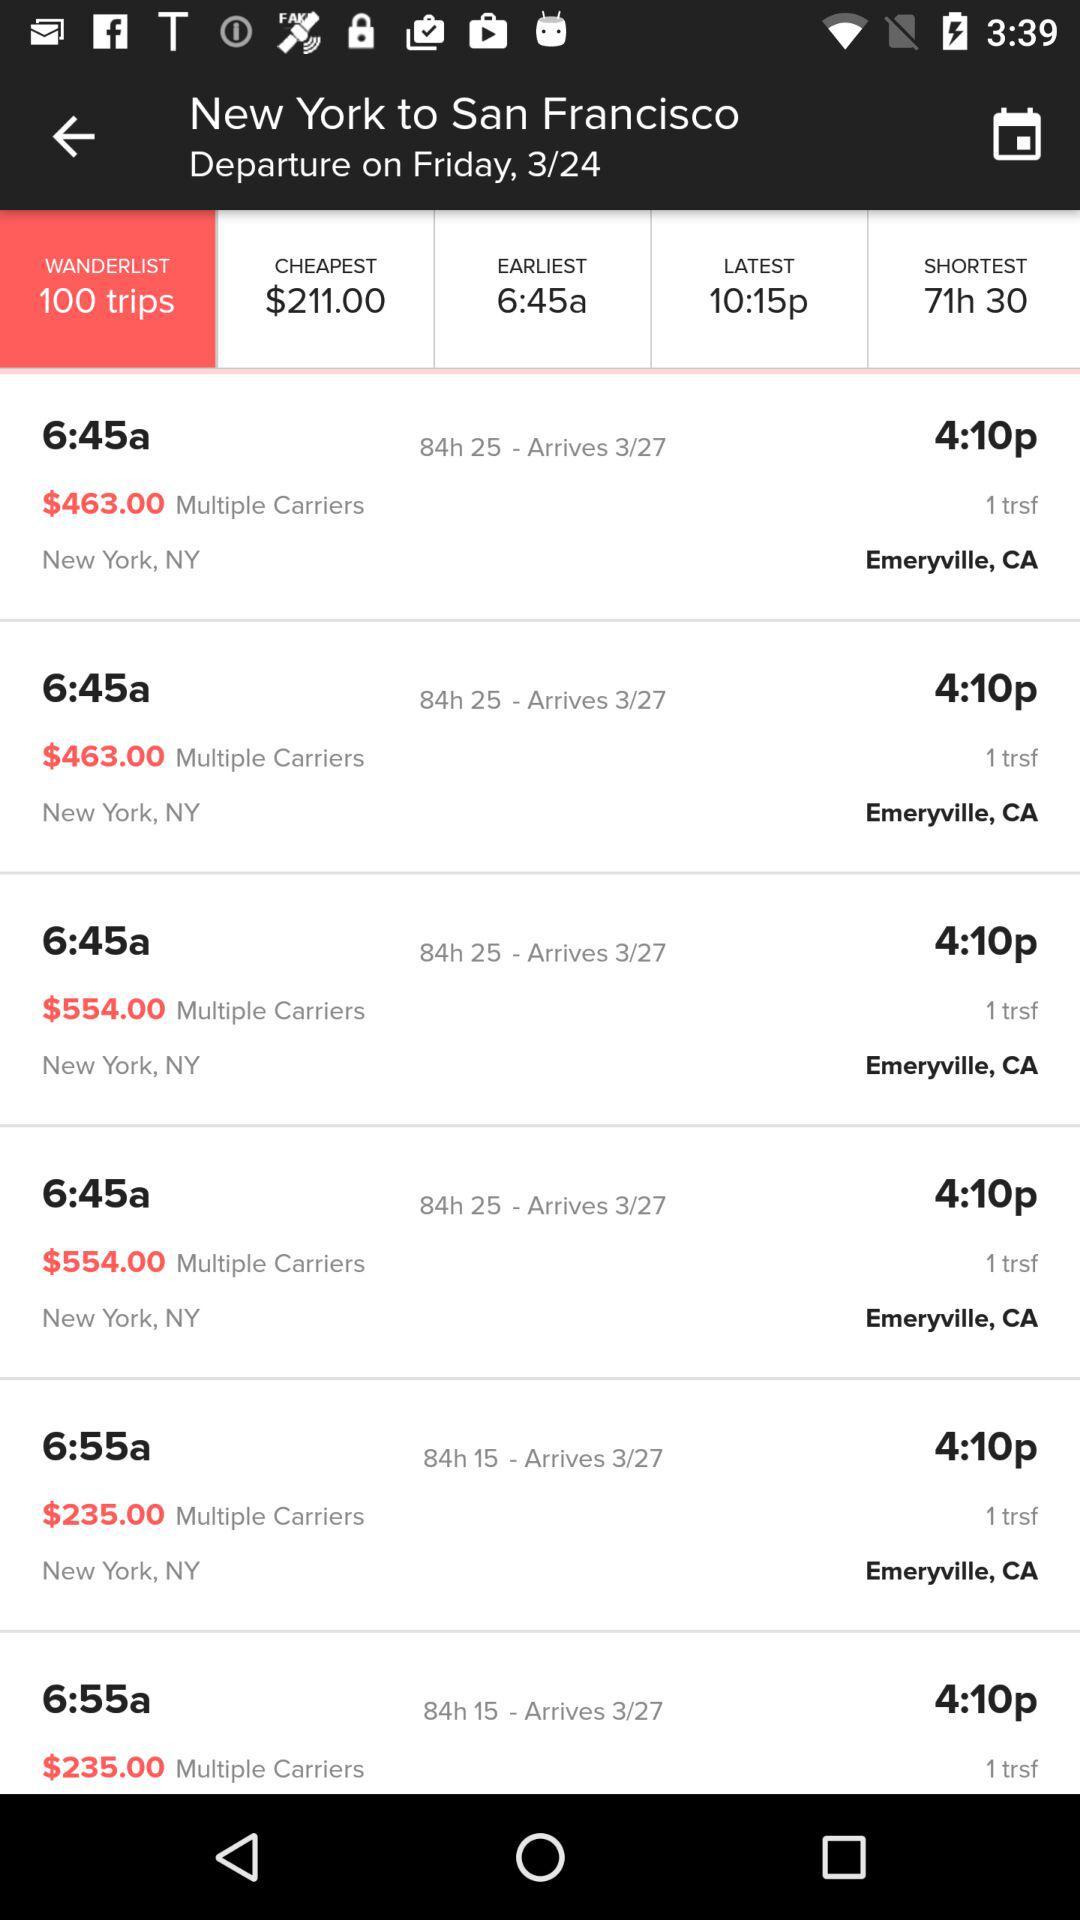 Image resolution: width=1080 pixels, height=1920 pixels. What do you see at coordinates (72, 135) in the screenshot?
I see `back` at bounding box center [72, 135].